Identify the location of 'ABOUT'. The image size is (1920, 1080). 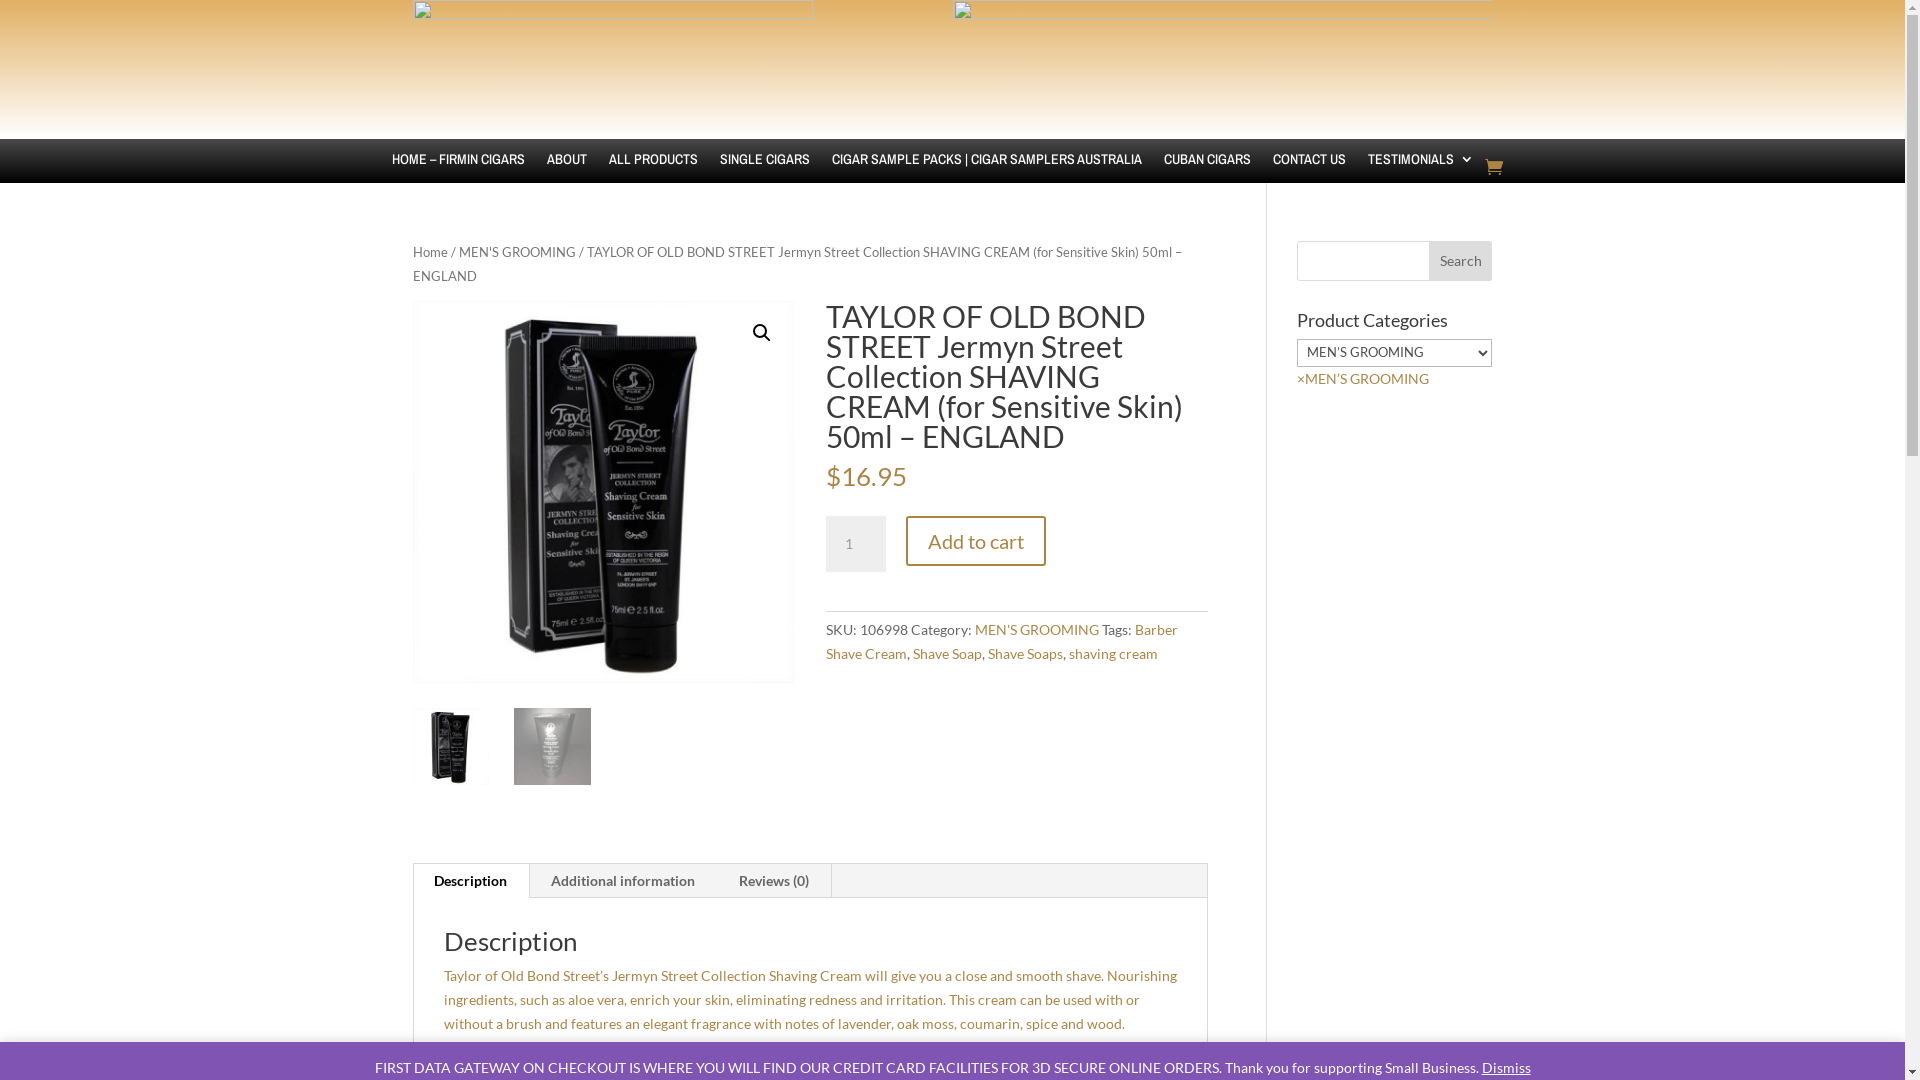
(565, 172).